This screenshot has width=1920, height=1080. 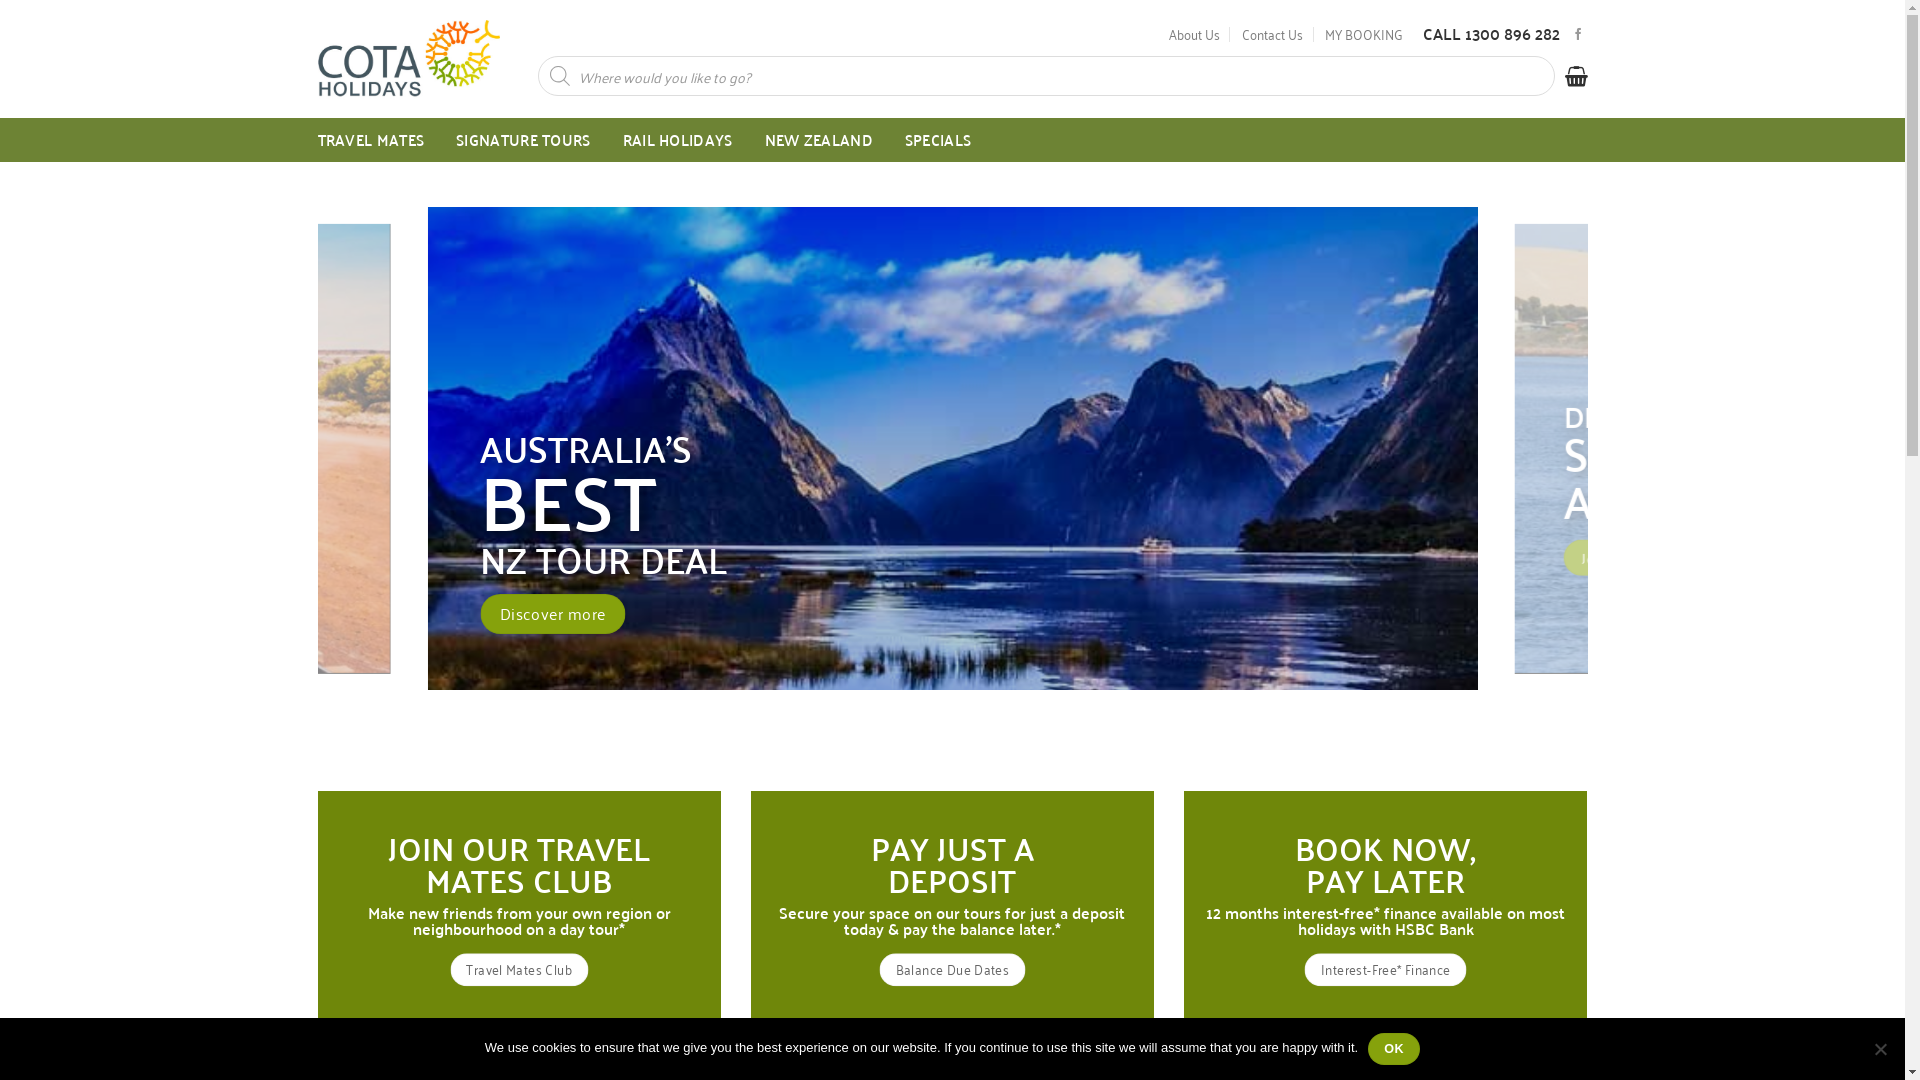 What do you see at coordinates (1362, 34) in the screenshot?
I see `'MY BOOKING'` at bounding box center [1362, 34].